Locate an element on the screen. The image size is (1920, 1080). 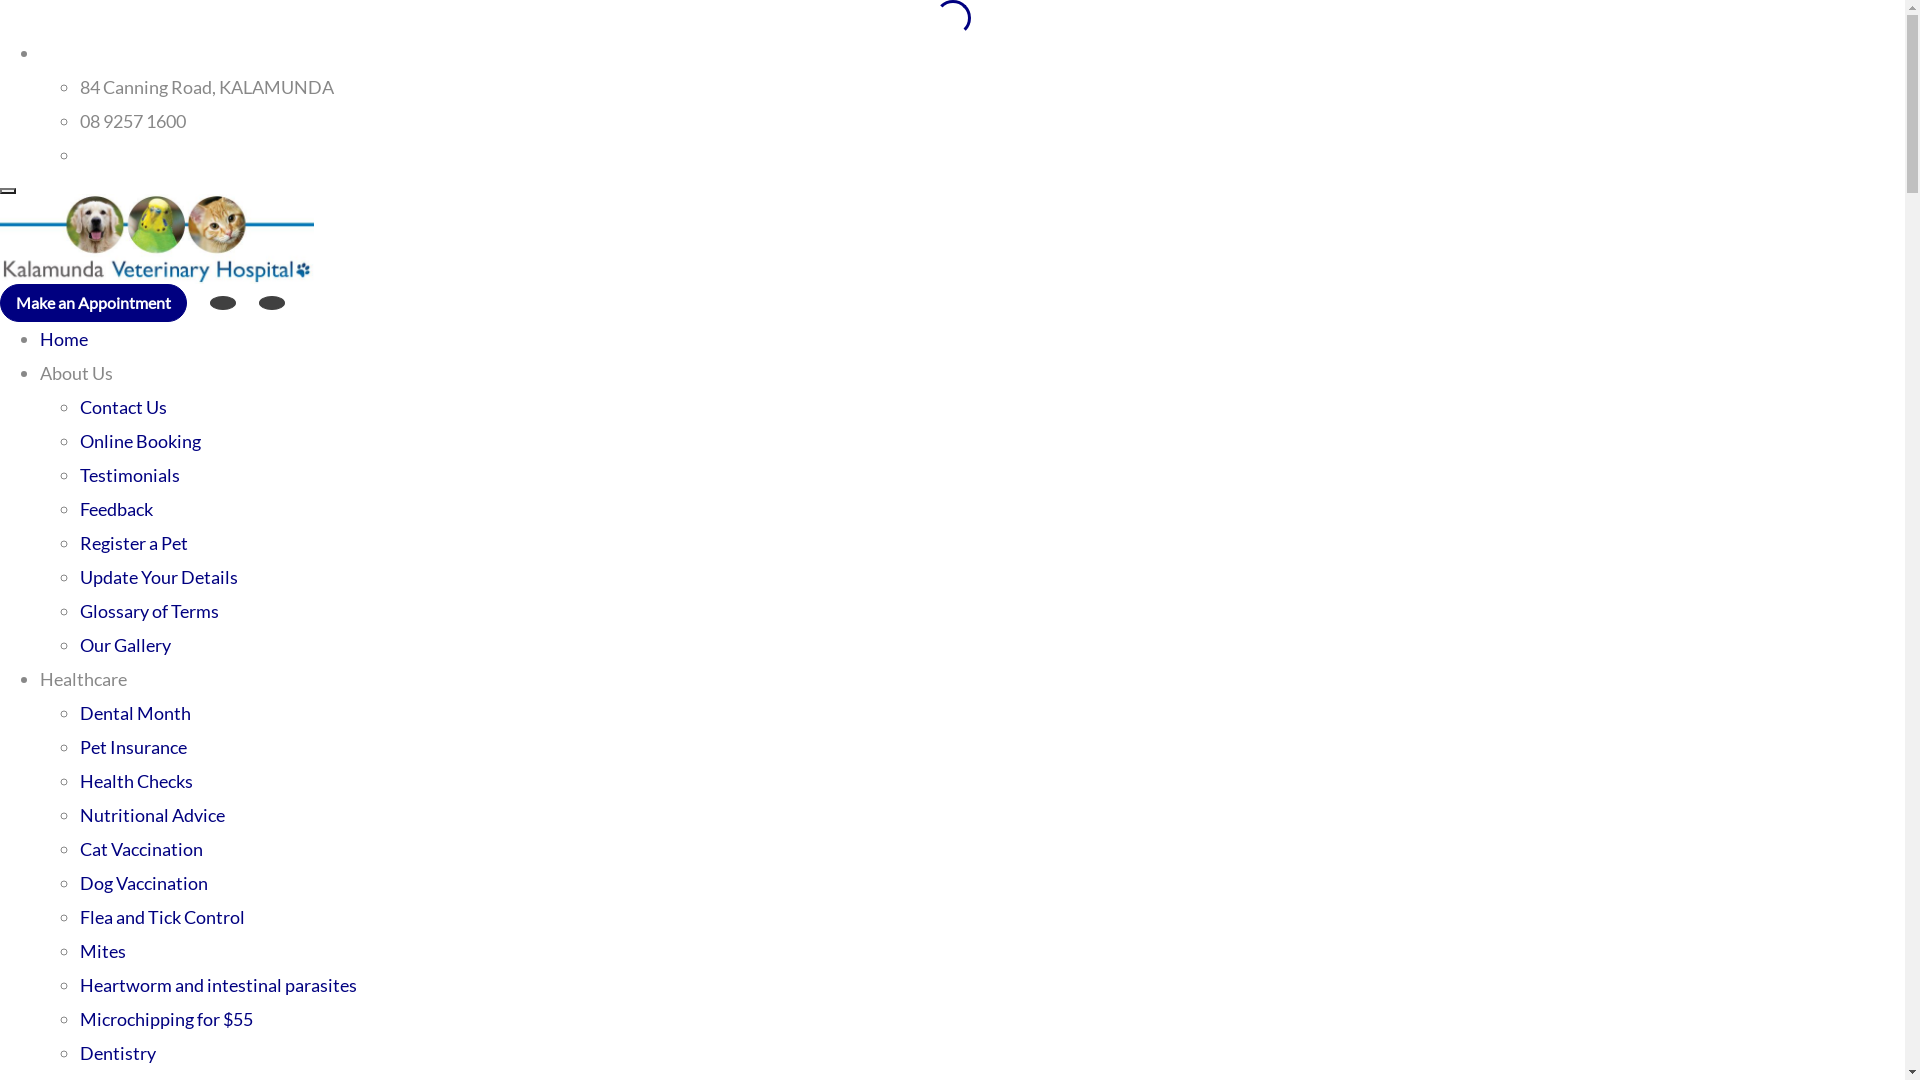
'Health Checks' is located at coordinates (135, 779).